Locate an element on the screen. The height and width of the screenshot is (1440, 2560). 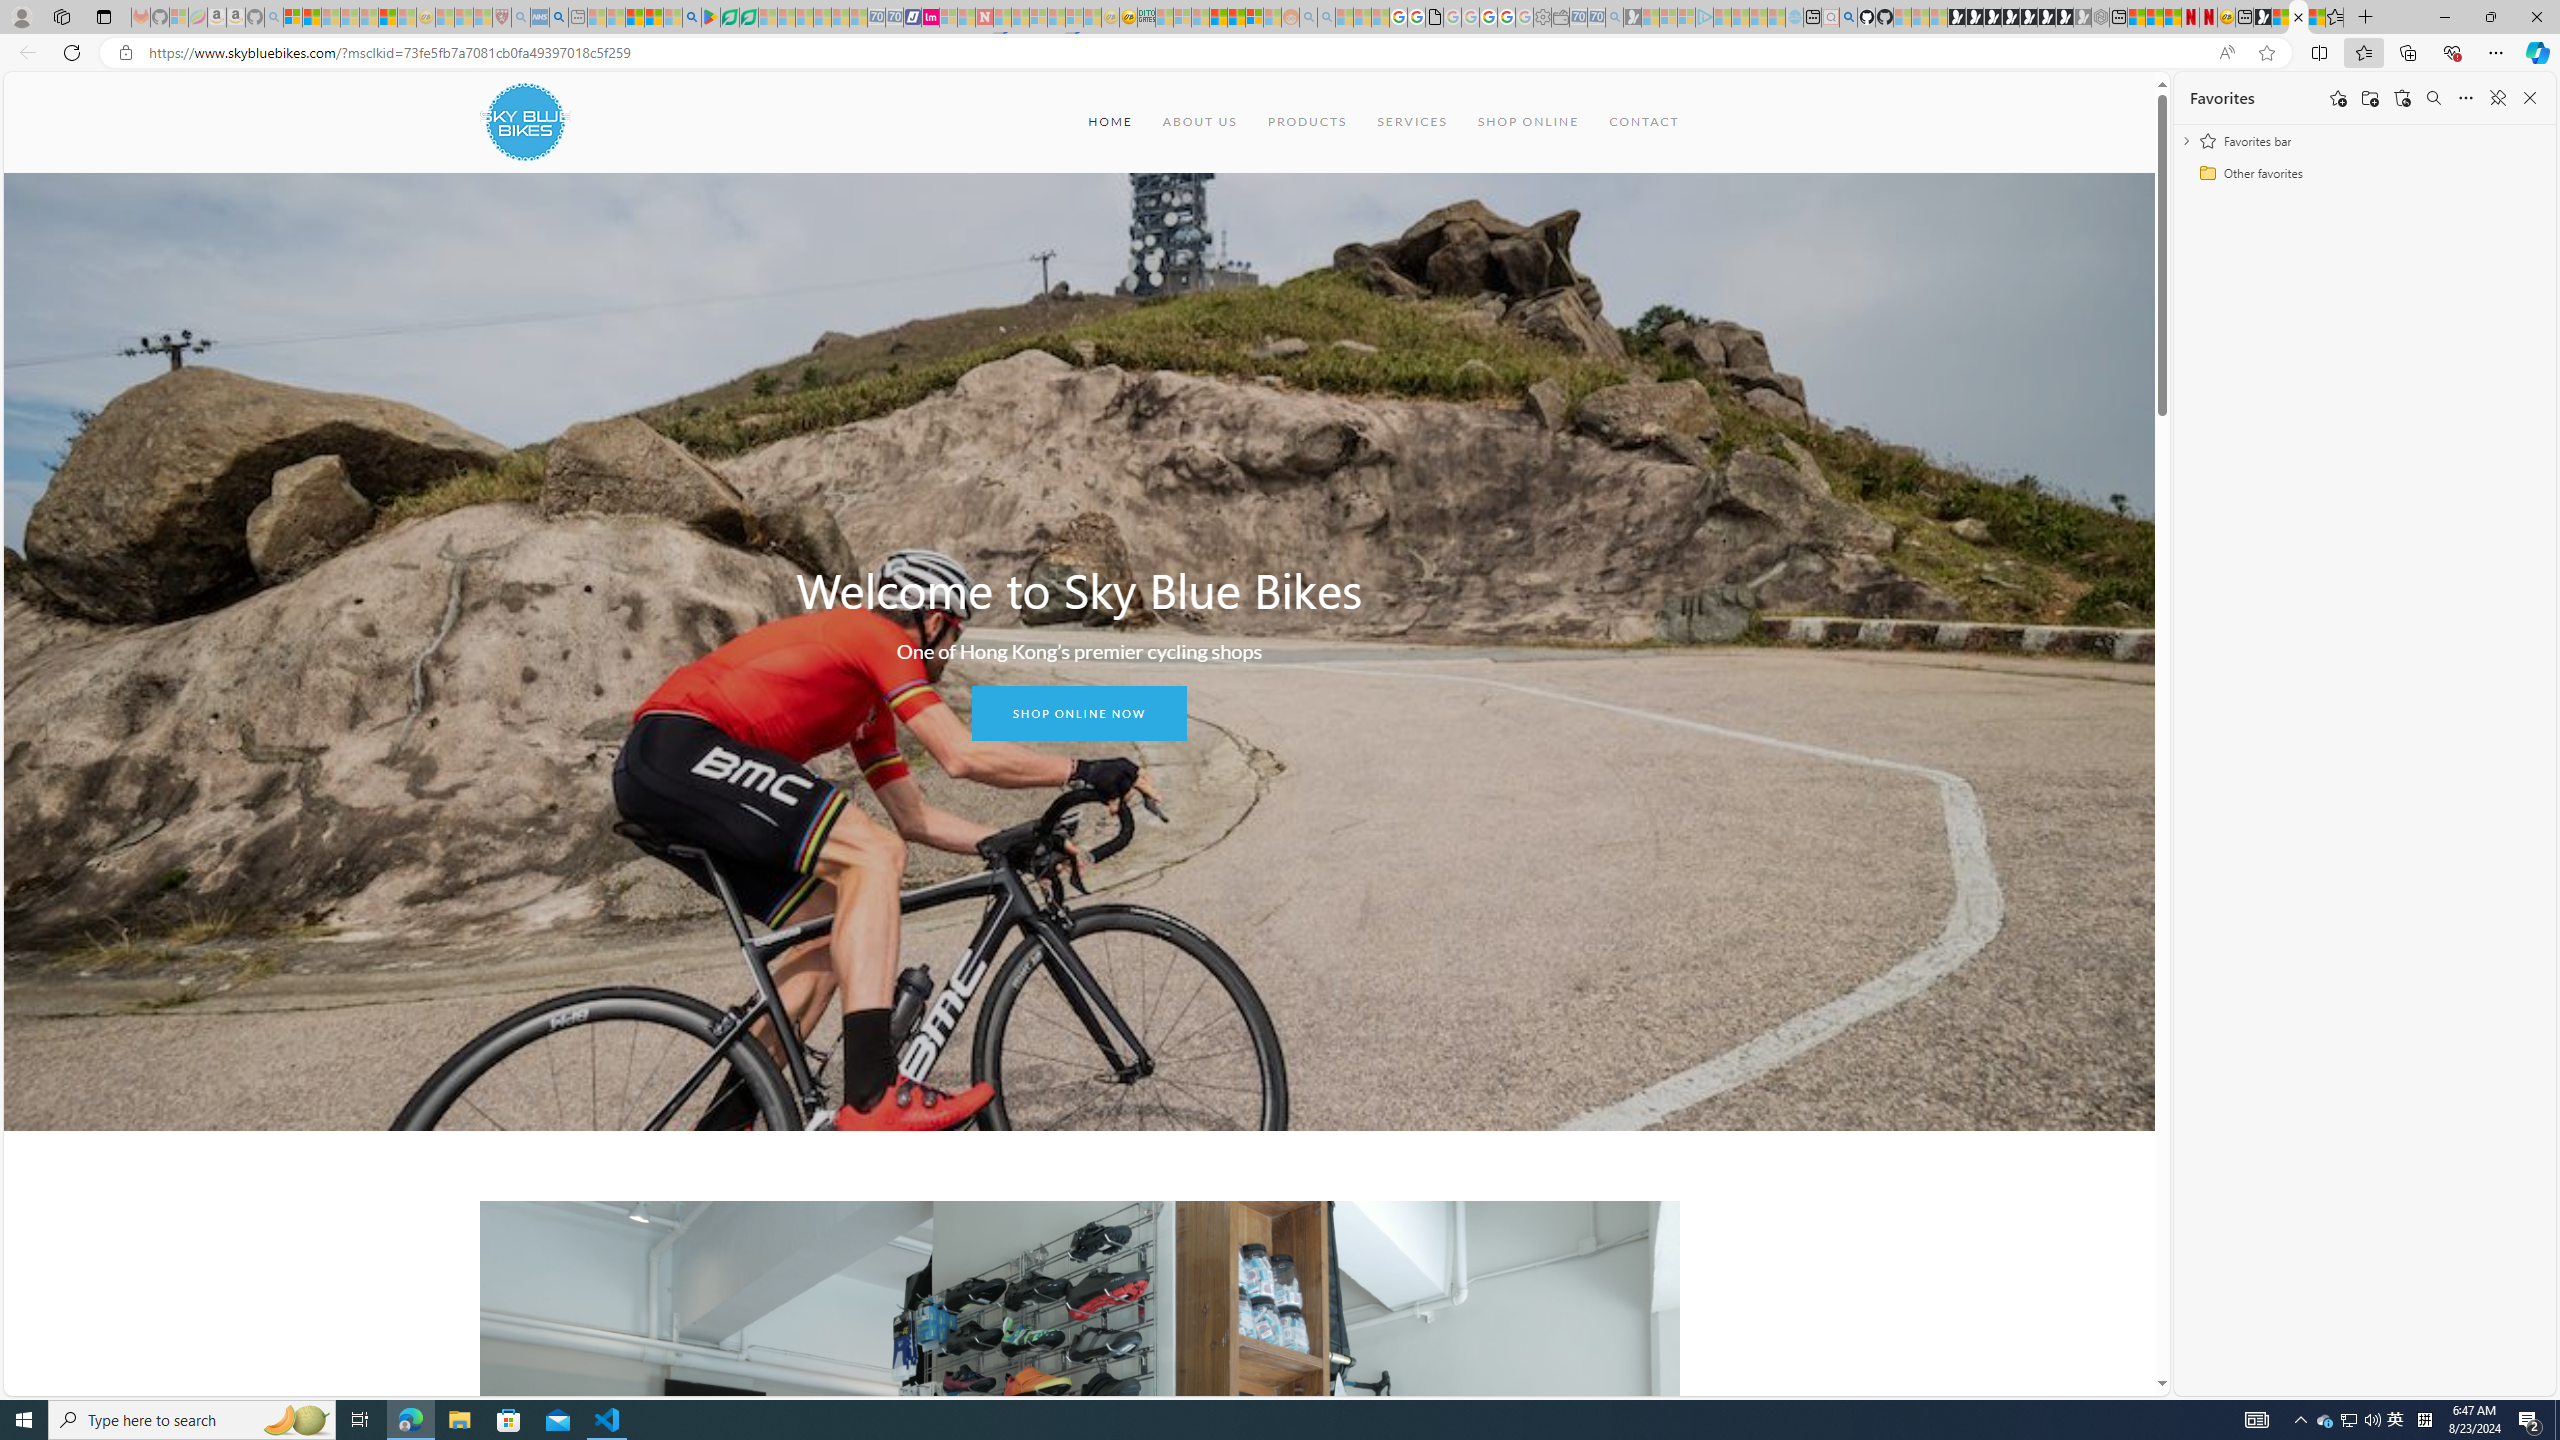
'Class: uk-navbar-item uk-logo' is located at coordinates (523, 120).